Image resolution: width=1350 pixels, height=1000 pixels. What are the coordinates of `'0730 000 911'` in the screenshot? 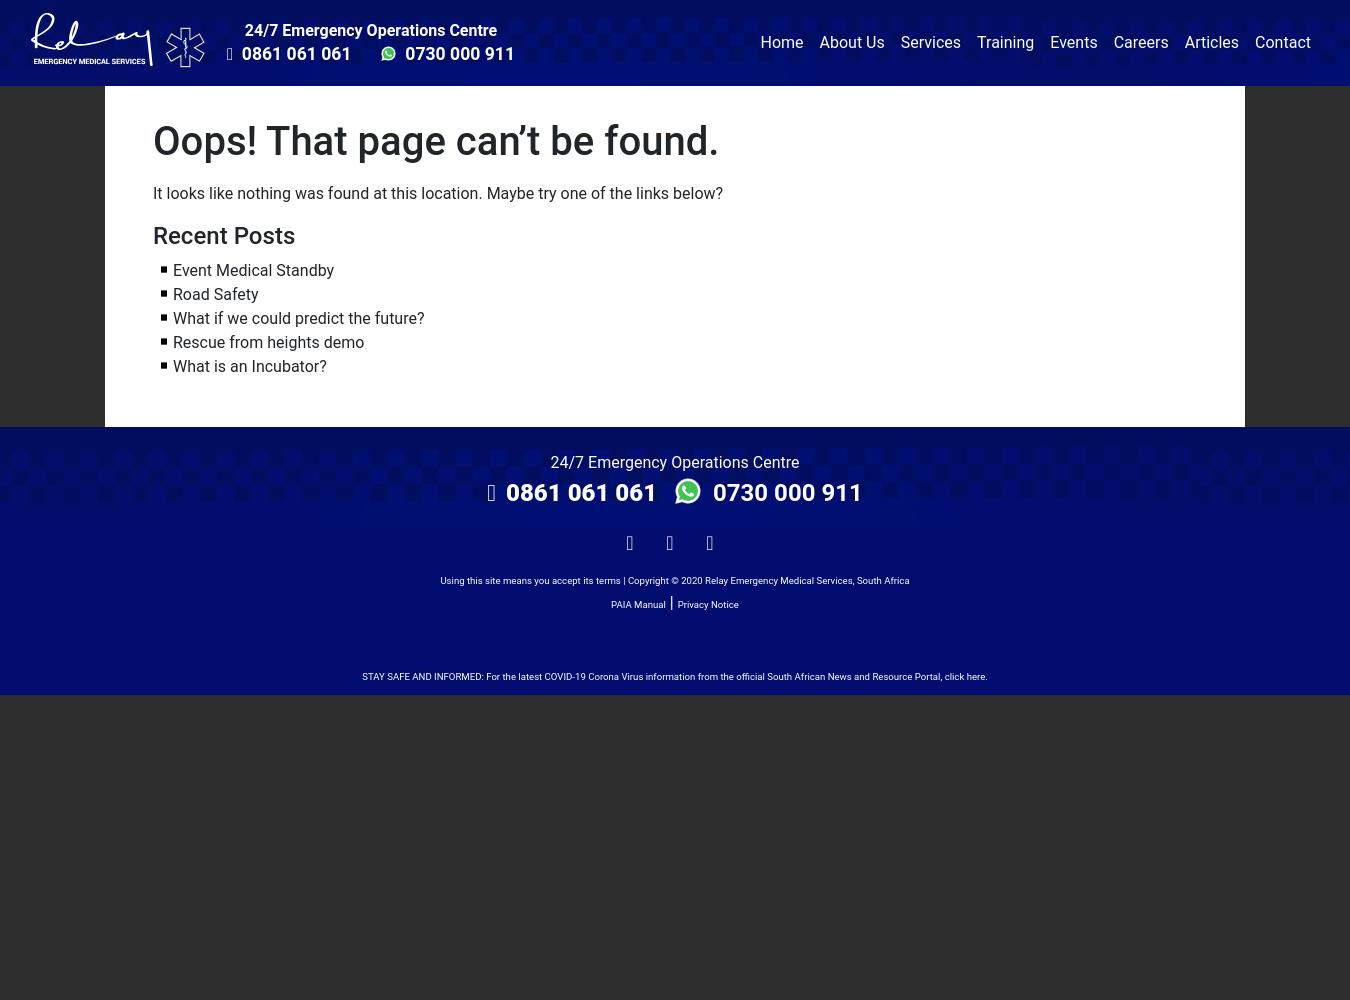 It's located at (783, 491).